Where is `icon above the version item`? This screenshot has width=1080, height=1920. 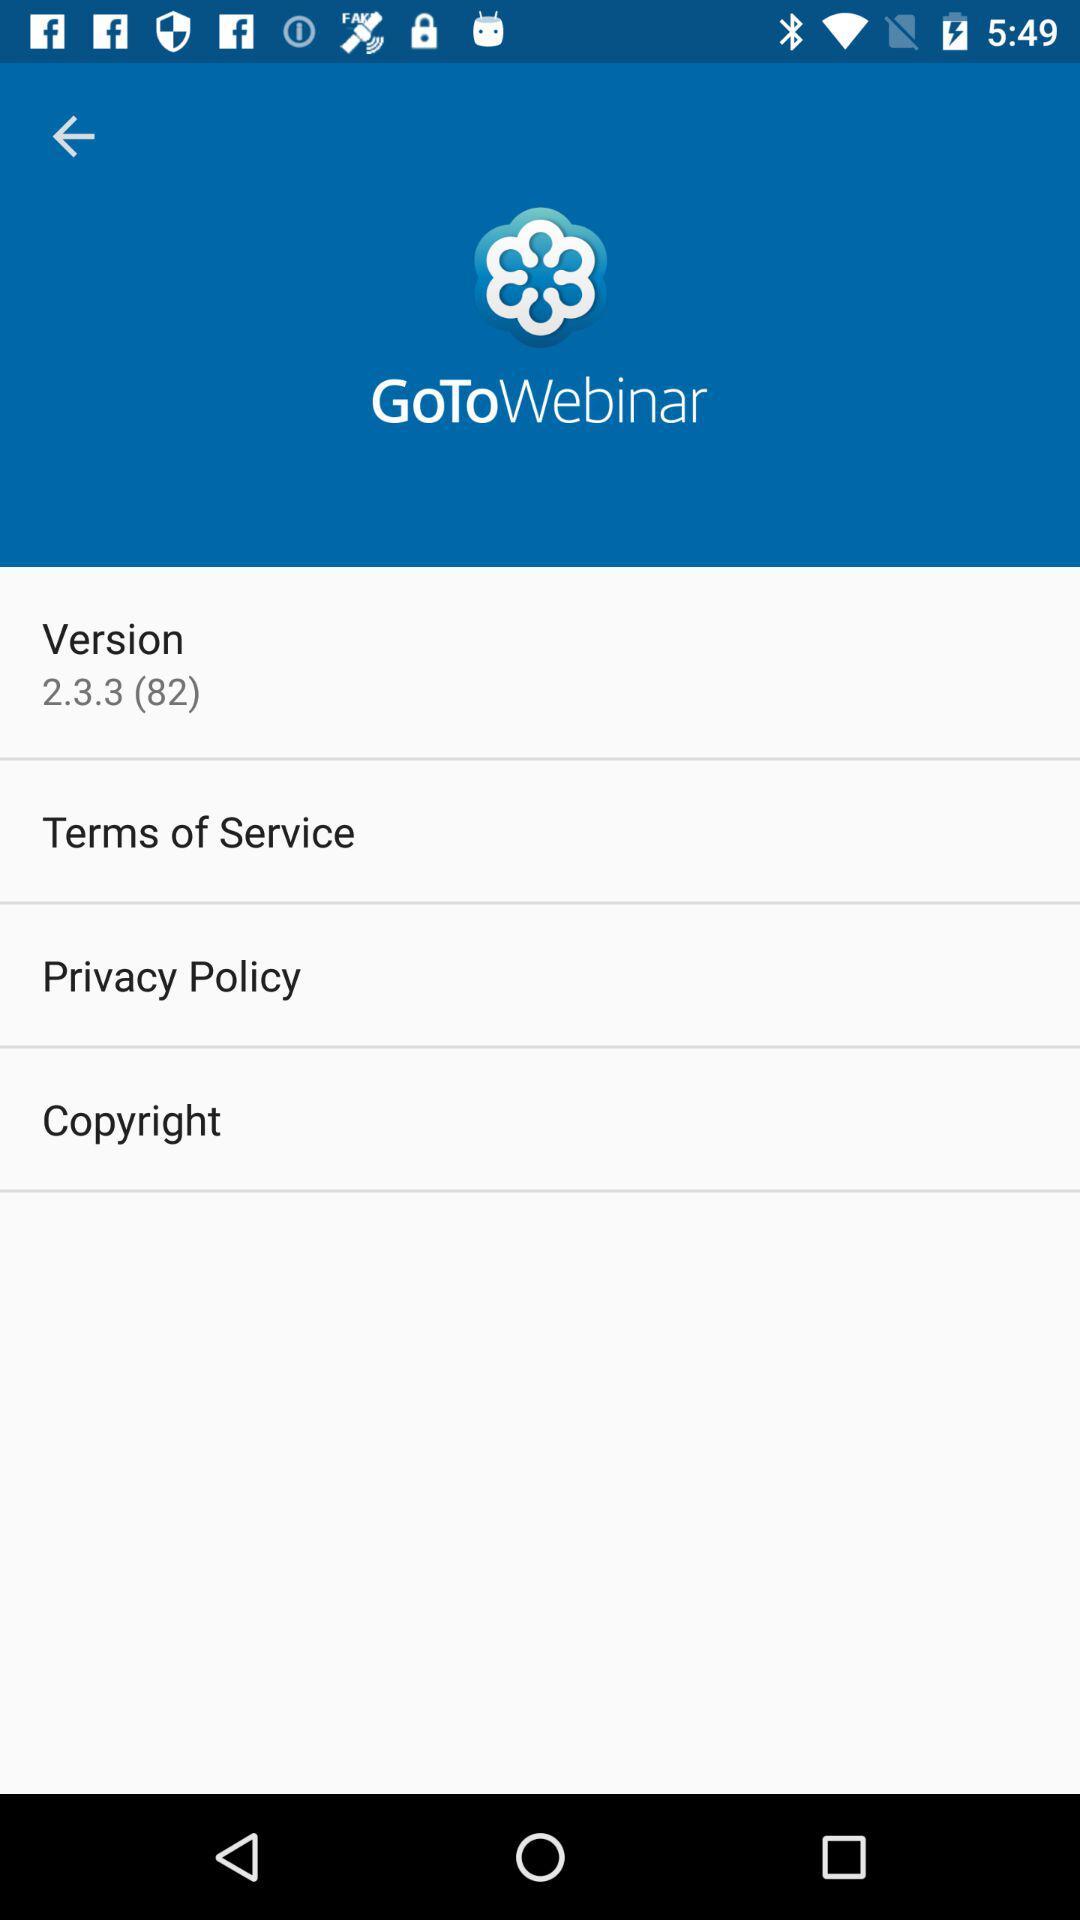
icon above the version item is located at coordinates (72, 135).